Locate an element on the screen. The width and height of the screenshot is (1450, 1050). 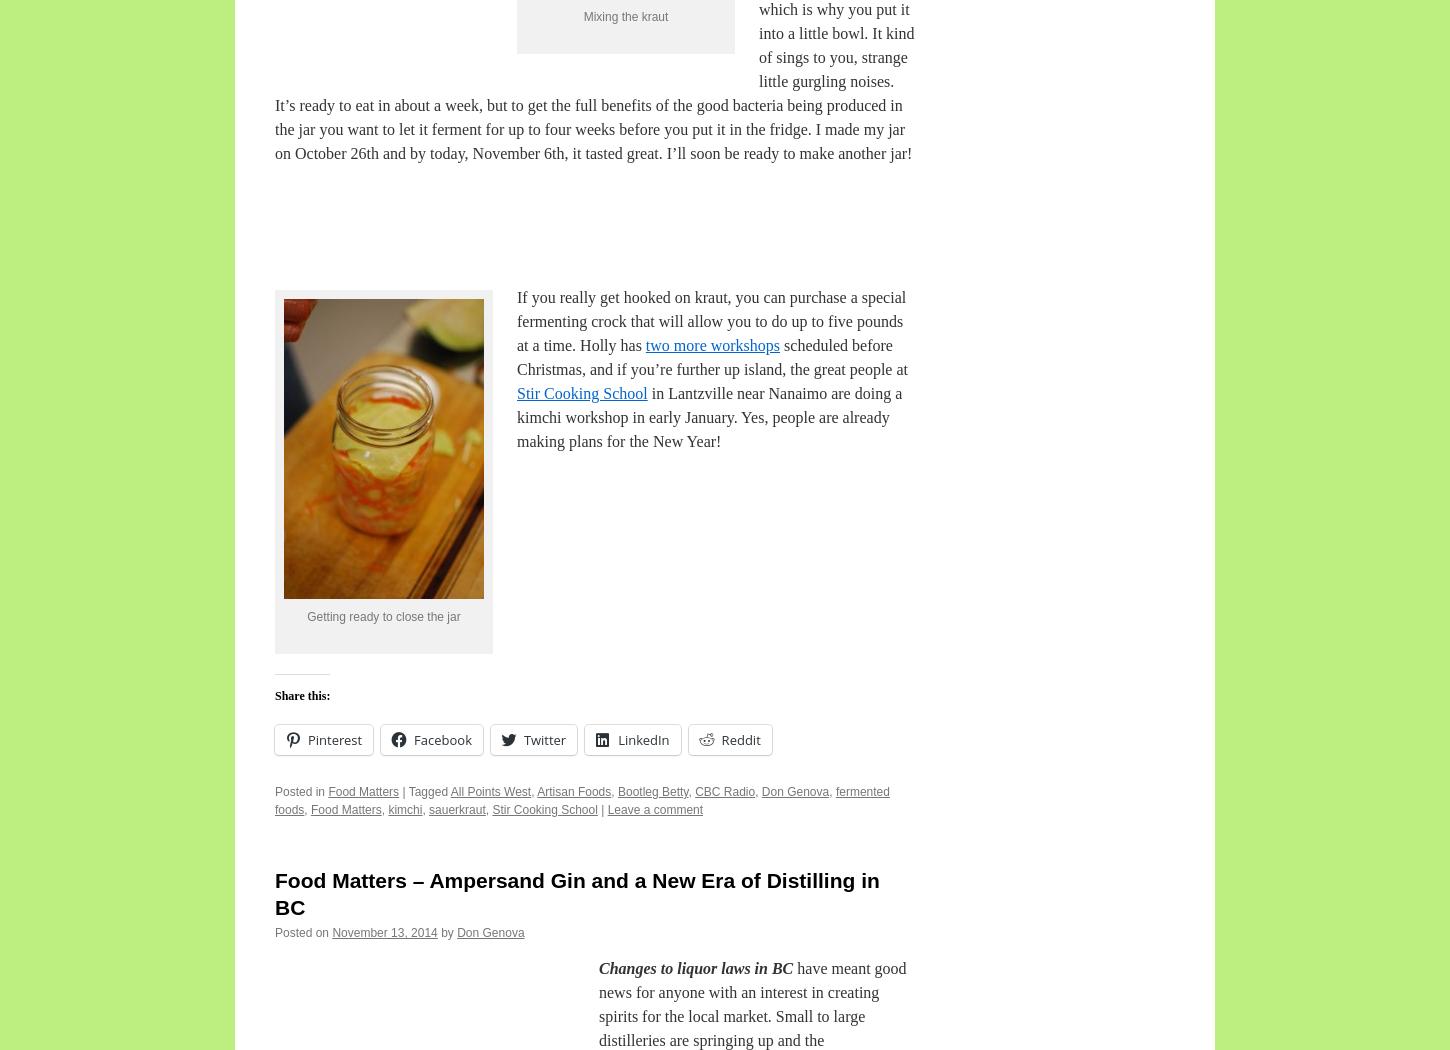
'sauerkraut' is located at coordinates (456, 808).